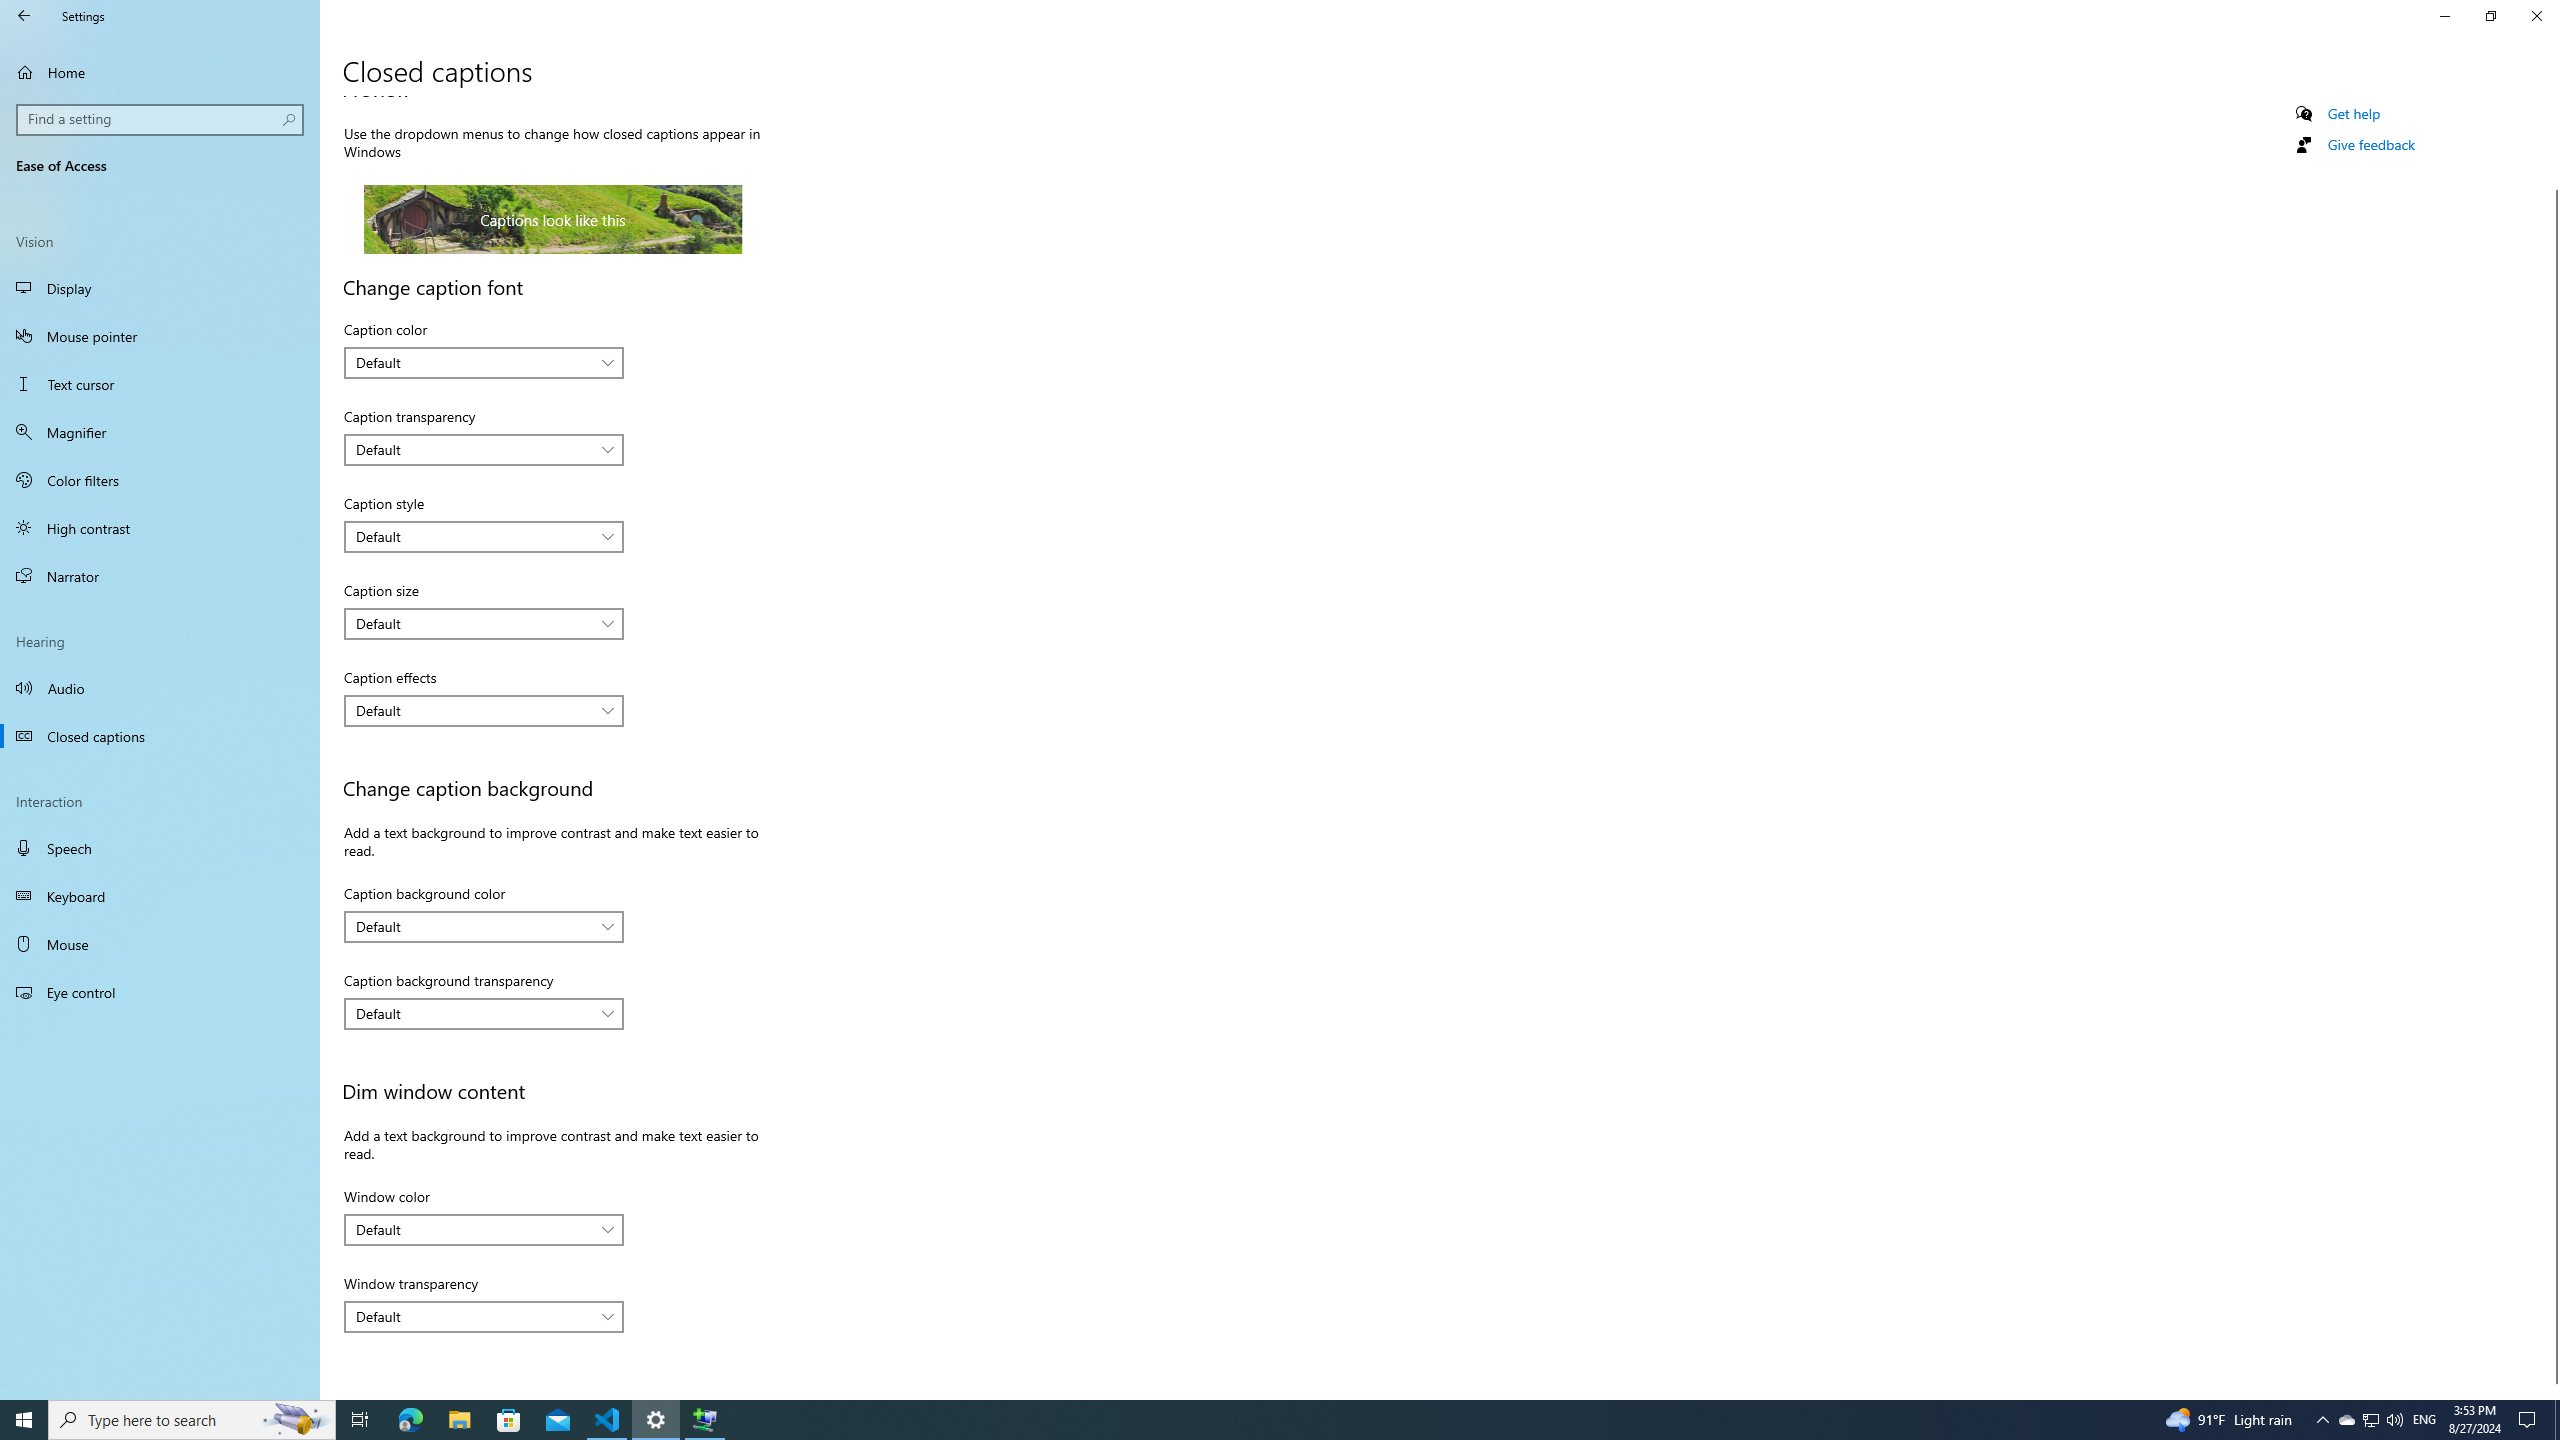 This screenshot has height=1440, width=2560. I want to click on 'Text cursor', so click(159, 382).